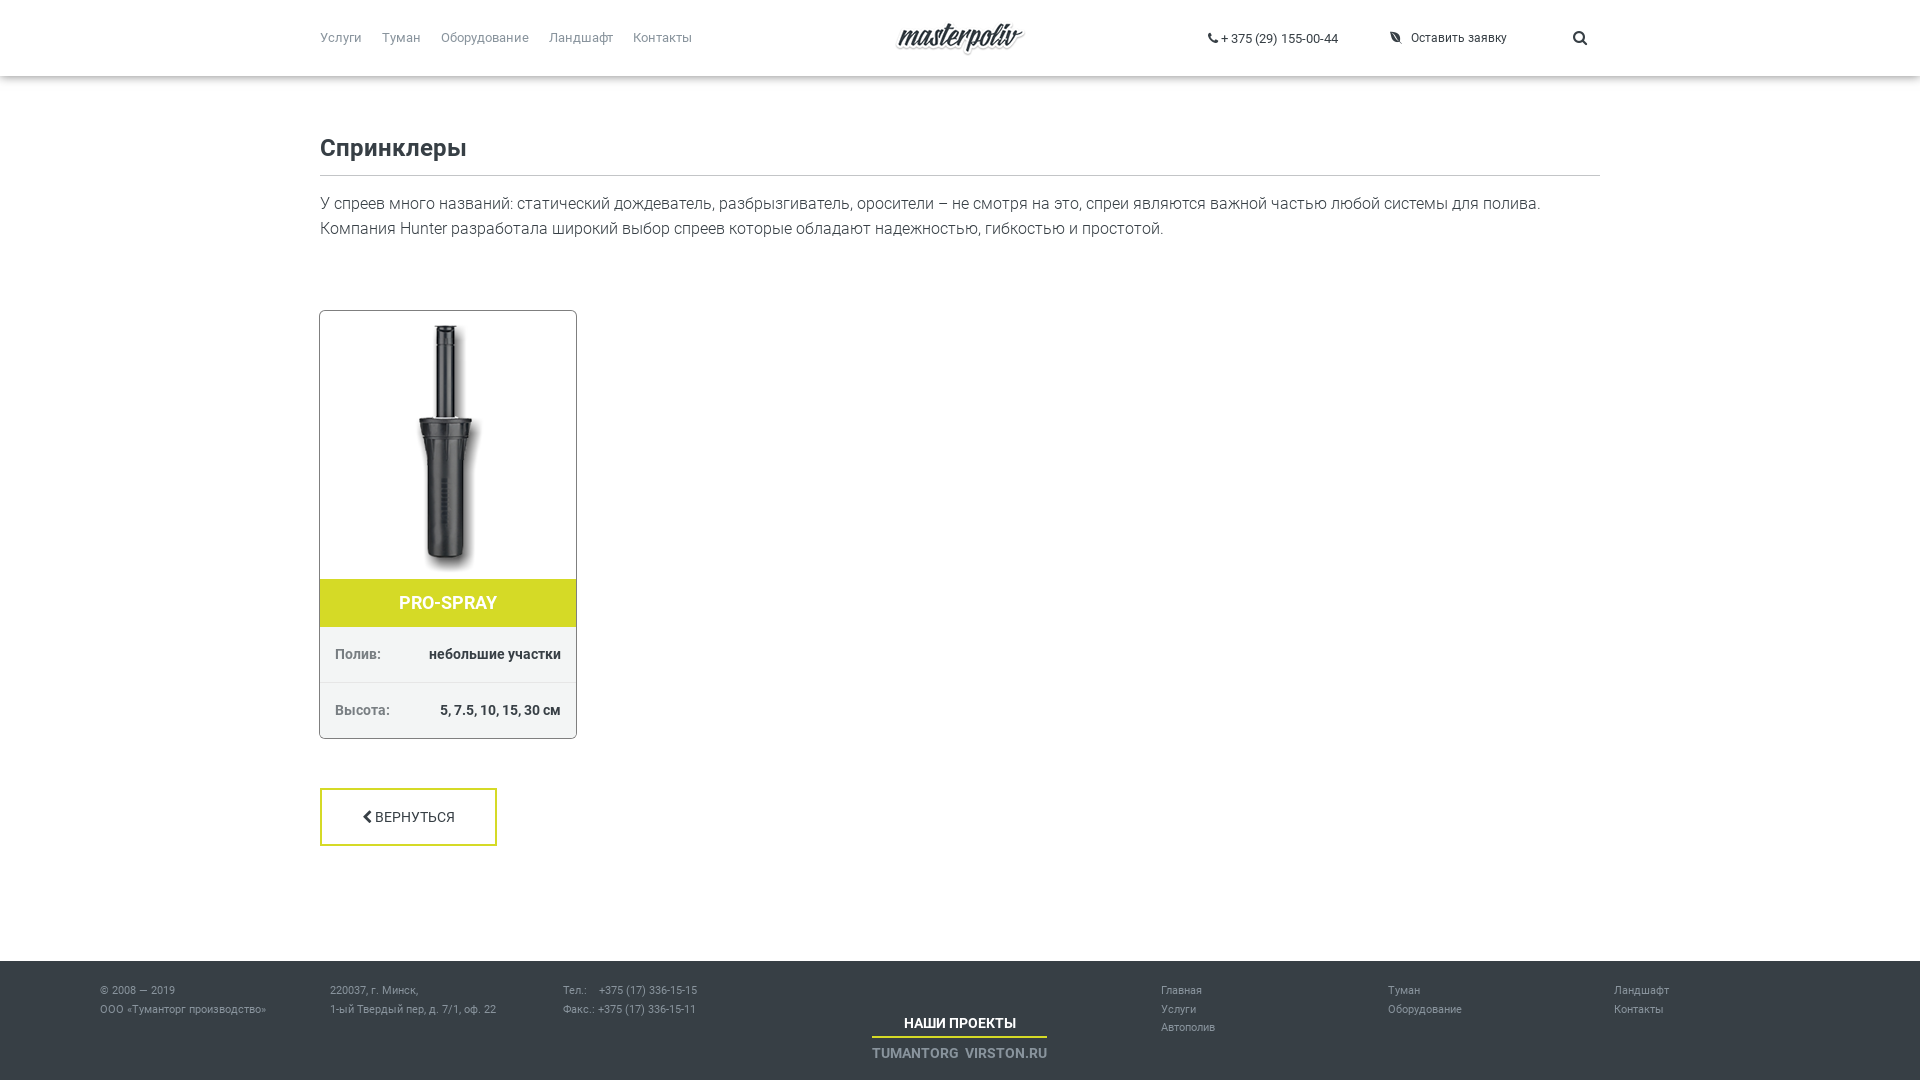  What do you see at coordinates (914, 1052) in the screenshot?
I see `'TUMANTORG'` at bounding box center [914, 1052].